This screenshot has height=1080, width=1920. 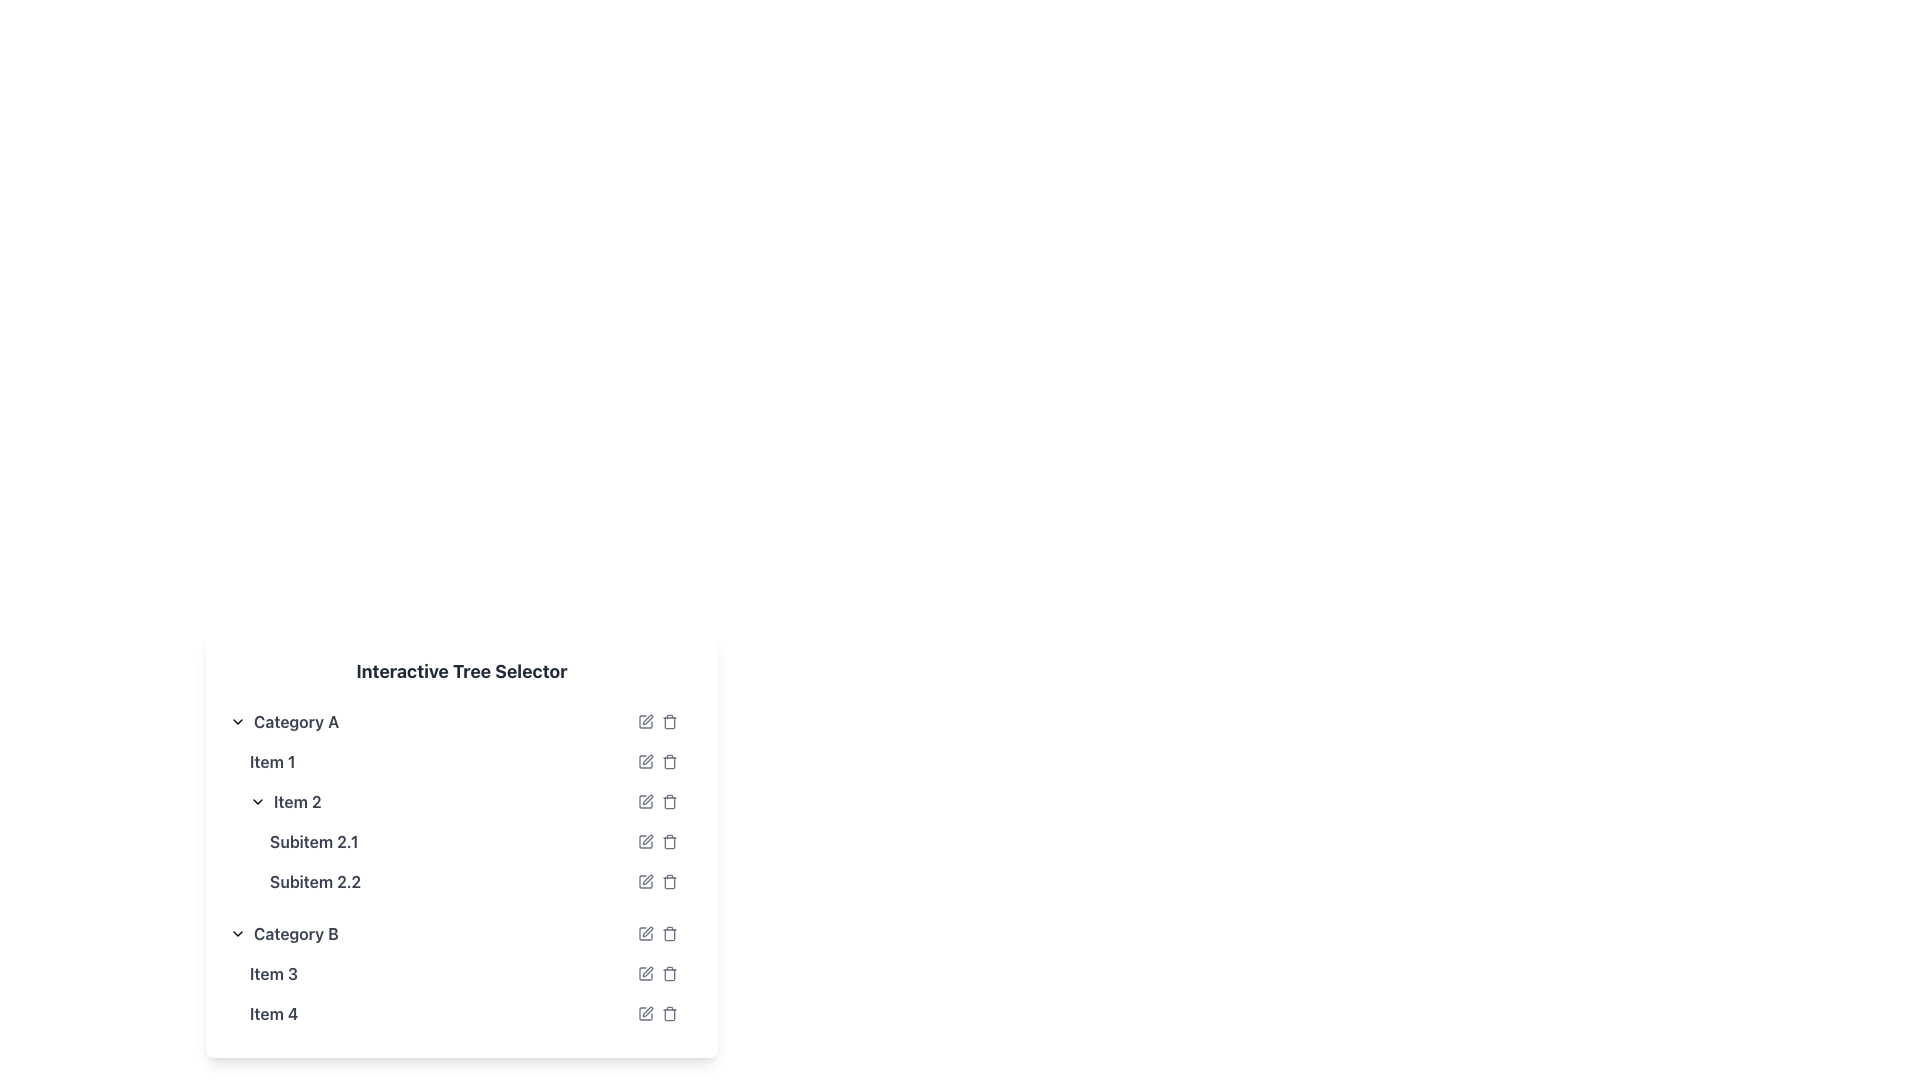 What do you see at coordinates (646, 721) in the screenshot?
I see `the left segment of the pen drawing a square icon located to the right of the 'Category A' label in the tree selector interface` at bounding box center [646, 721].